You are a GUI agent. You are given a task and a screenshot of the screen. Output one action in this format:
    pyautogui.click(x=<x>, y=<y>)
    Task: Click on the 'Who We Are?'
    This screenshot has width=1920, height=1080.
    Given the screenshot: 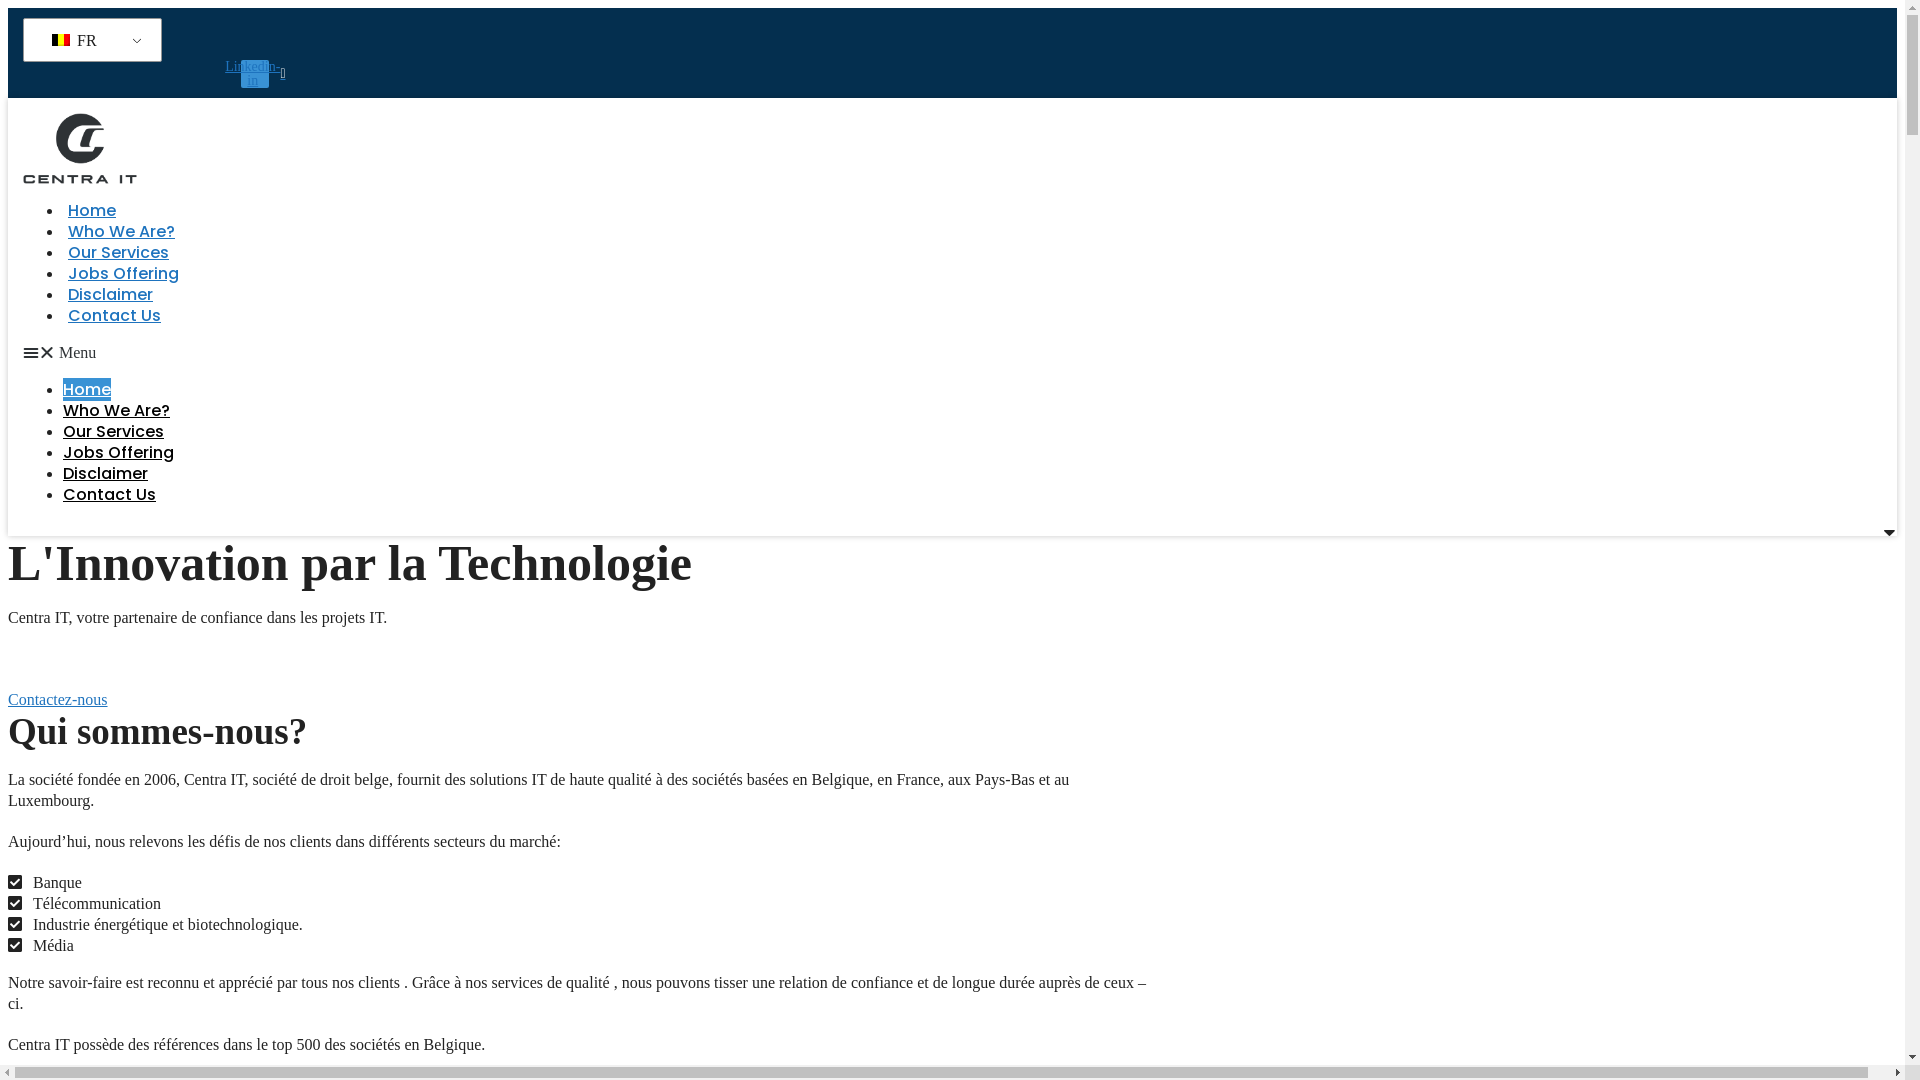 What is the action you would take?
    pyautogui.click(x=115, y=409)
    